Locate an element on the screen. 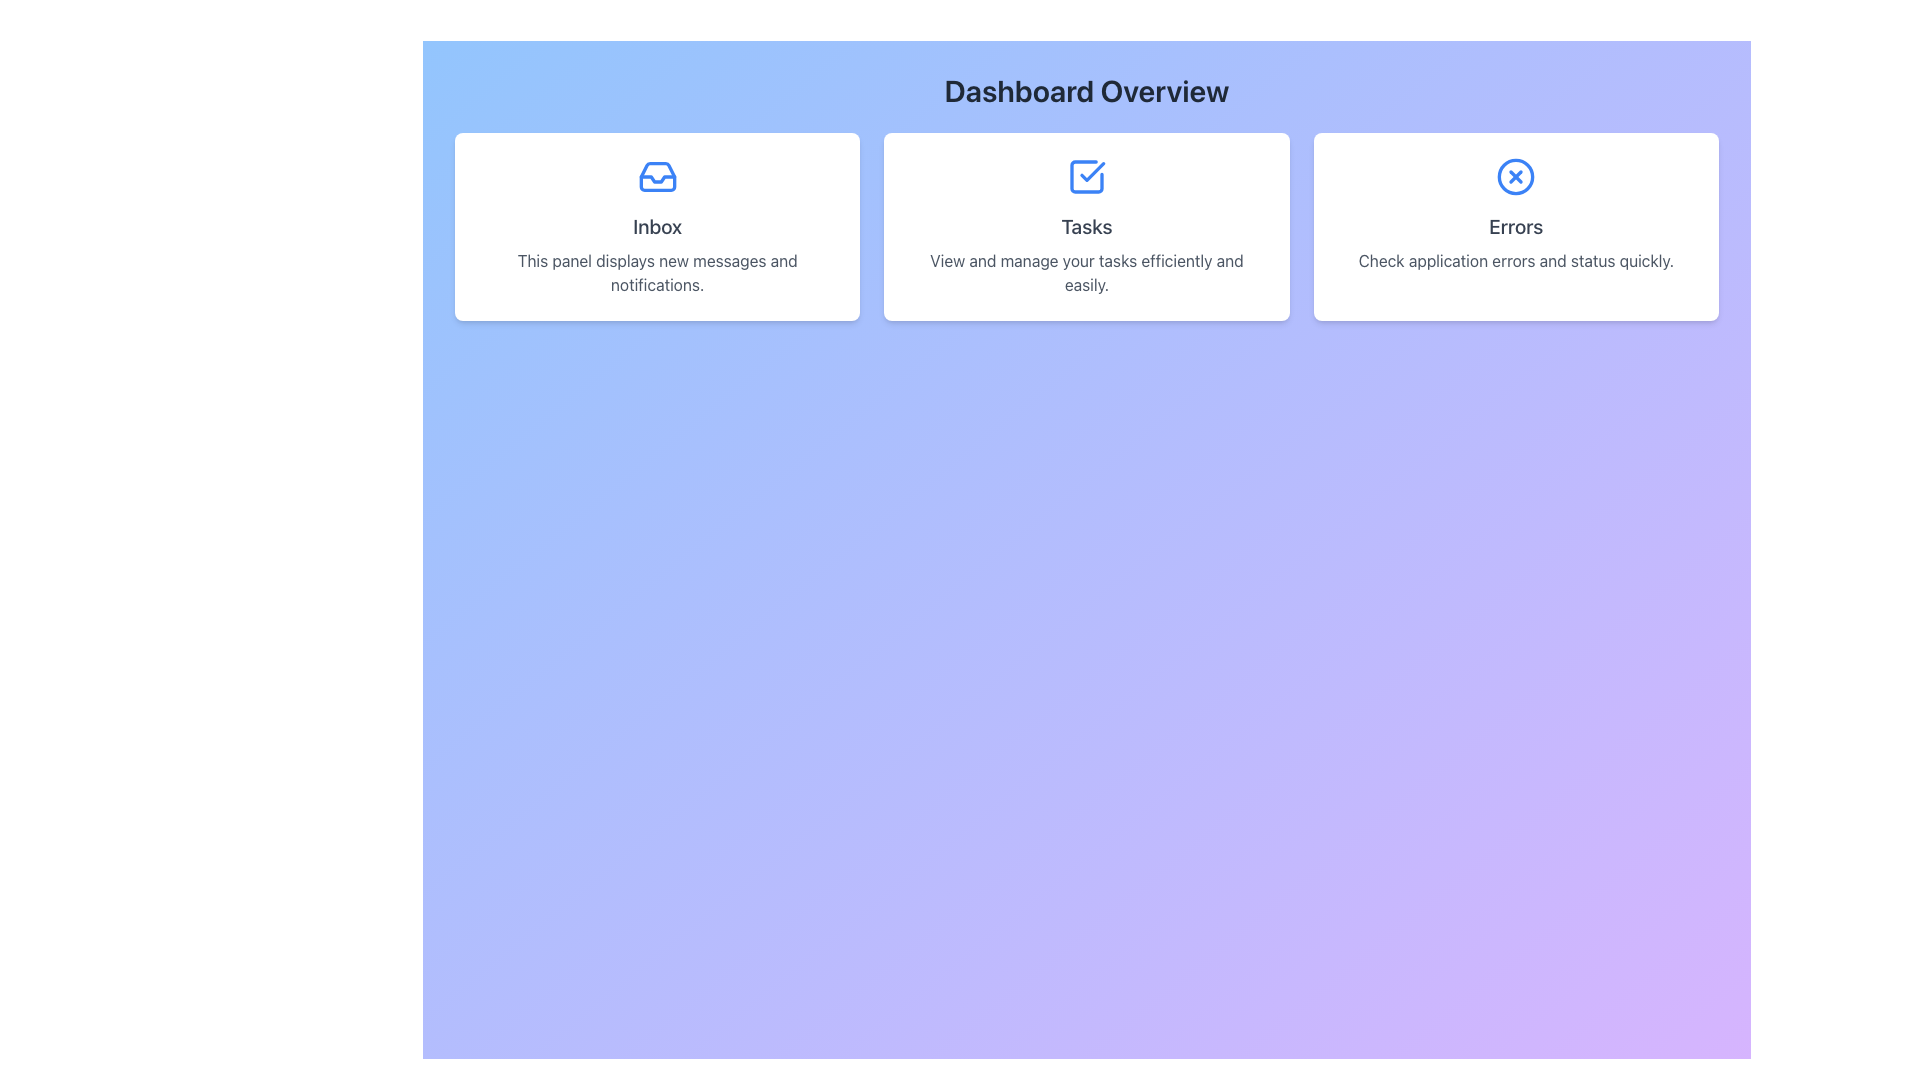  the 'Inbox' text label, which is a medium-sized, bold, gray text centrally aligned in a white panel with rounded corners is located at coordinates (657, 226).